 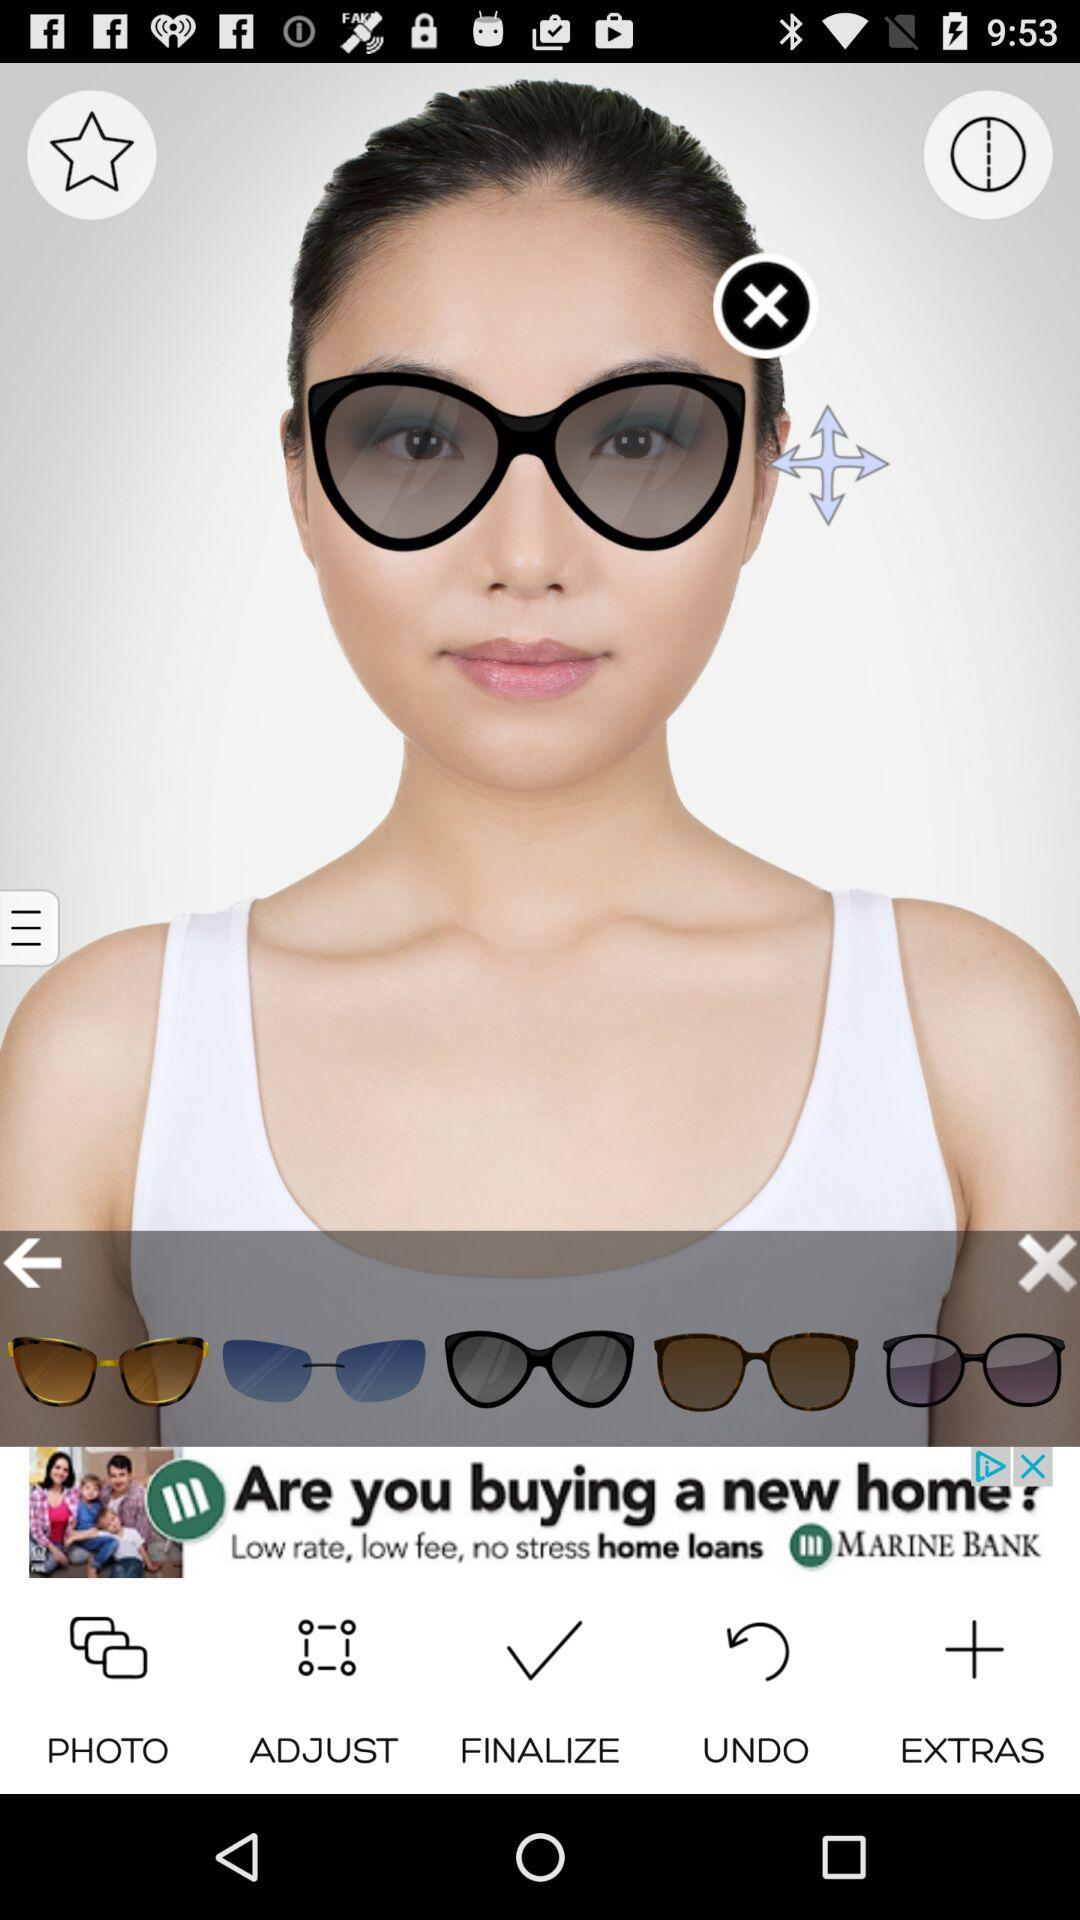 What do you see at coordinates (540, 1370) in the screenshot?
I see `see that style on the model` at bounding box center [540, 1370].